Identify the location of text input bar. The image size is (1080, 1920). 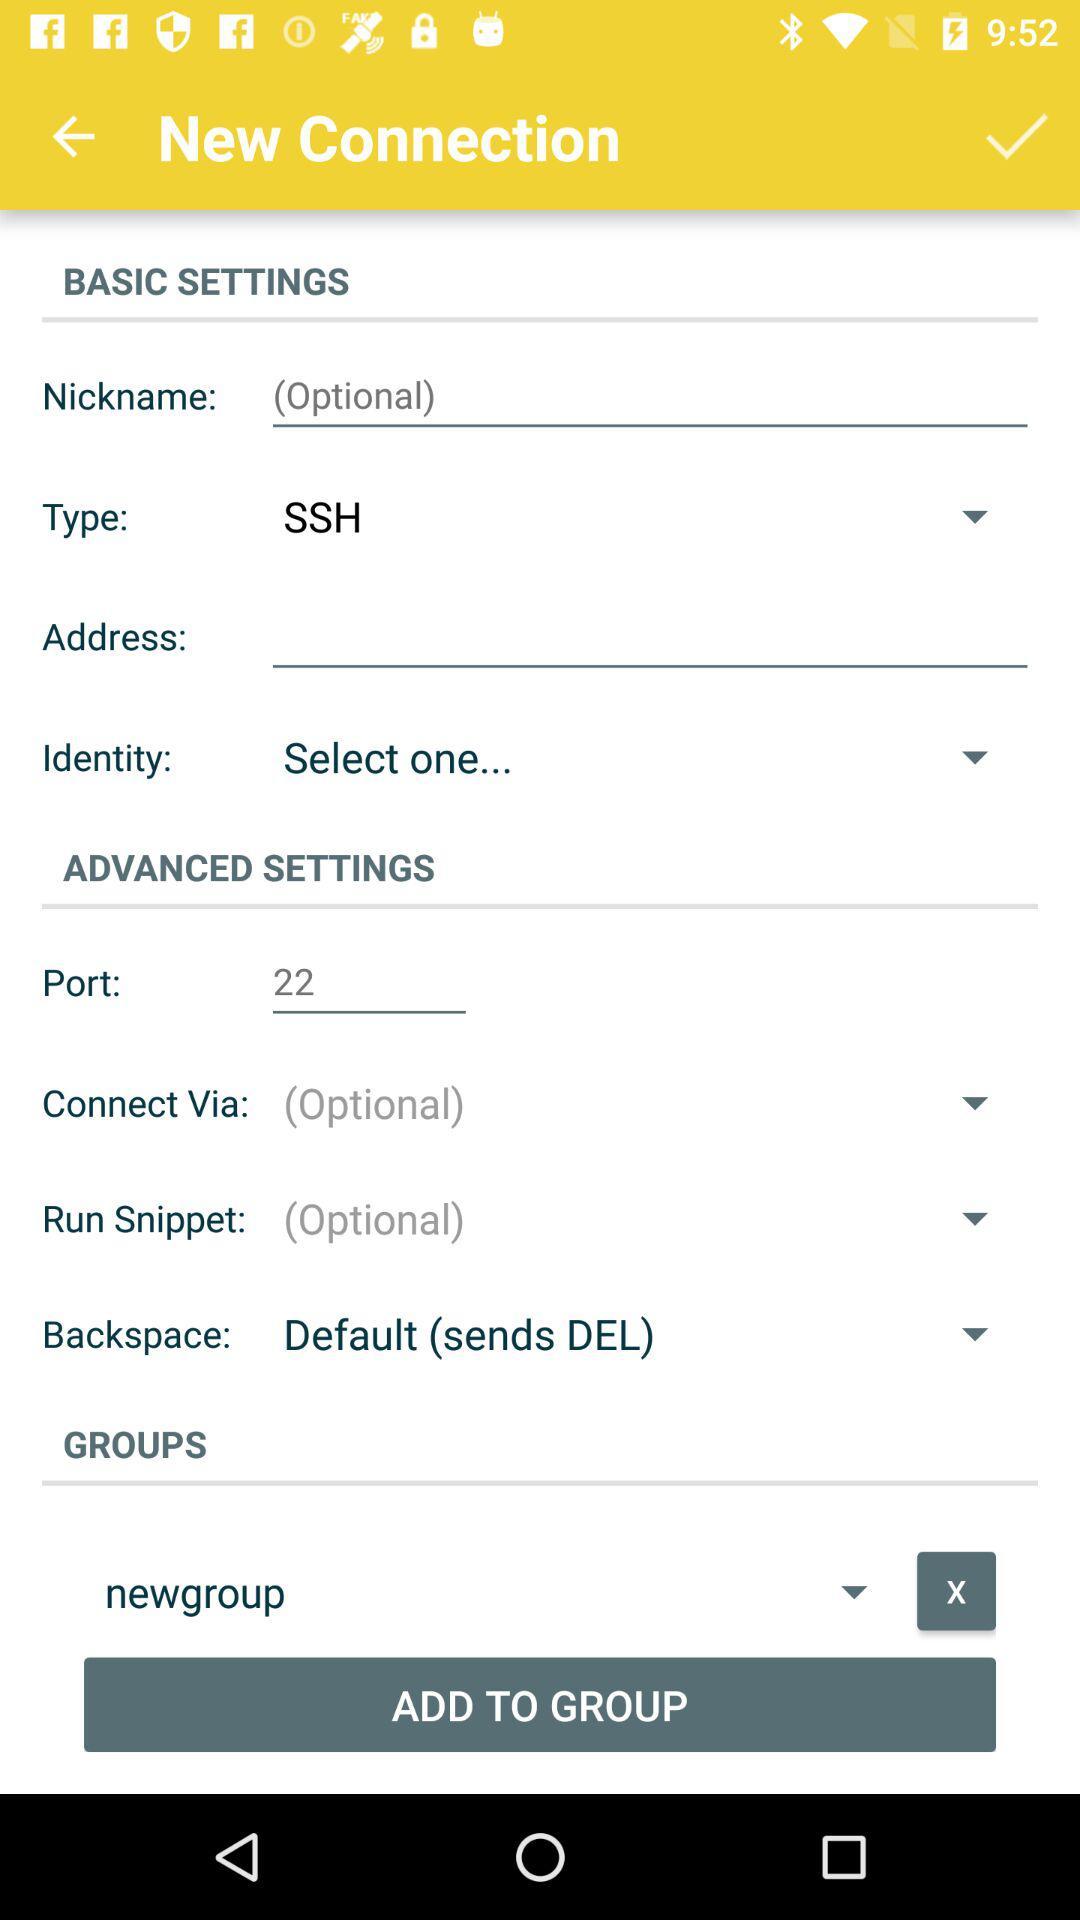
(650, 395).